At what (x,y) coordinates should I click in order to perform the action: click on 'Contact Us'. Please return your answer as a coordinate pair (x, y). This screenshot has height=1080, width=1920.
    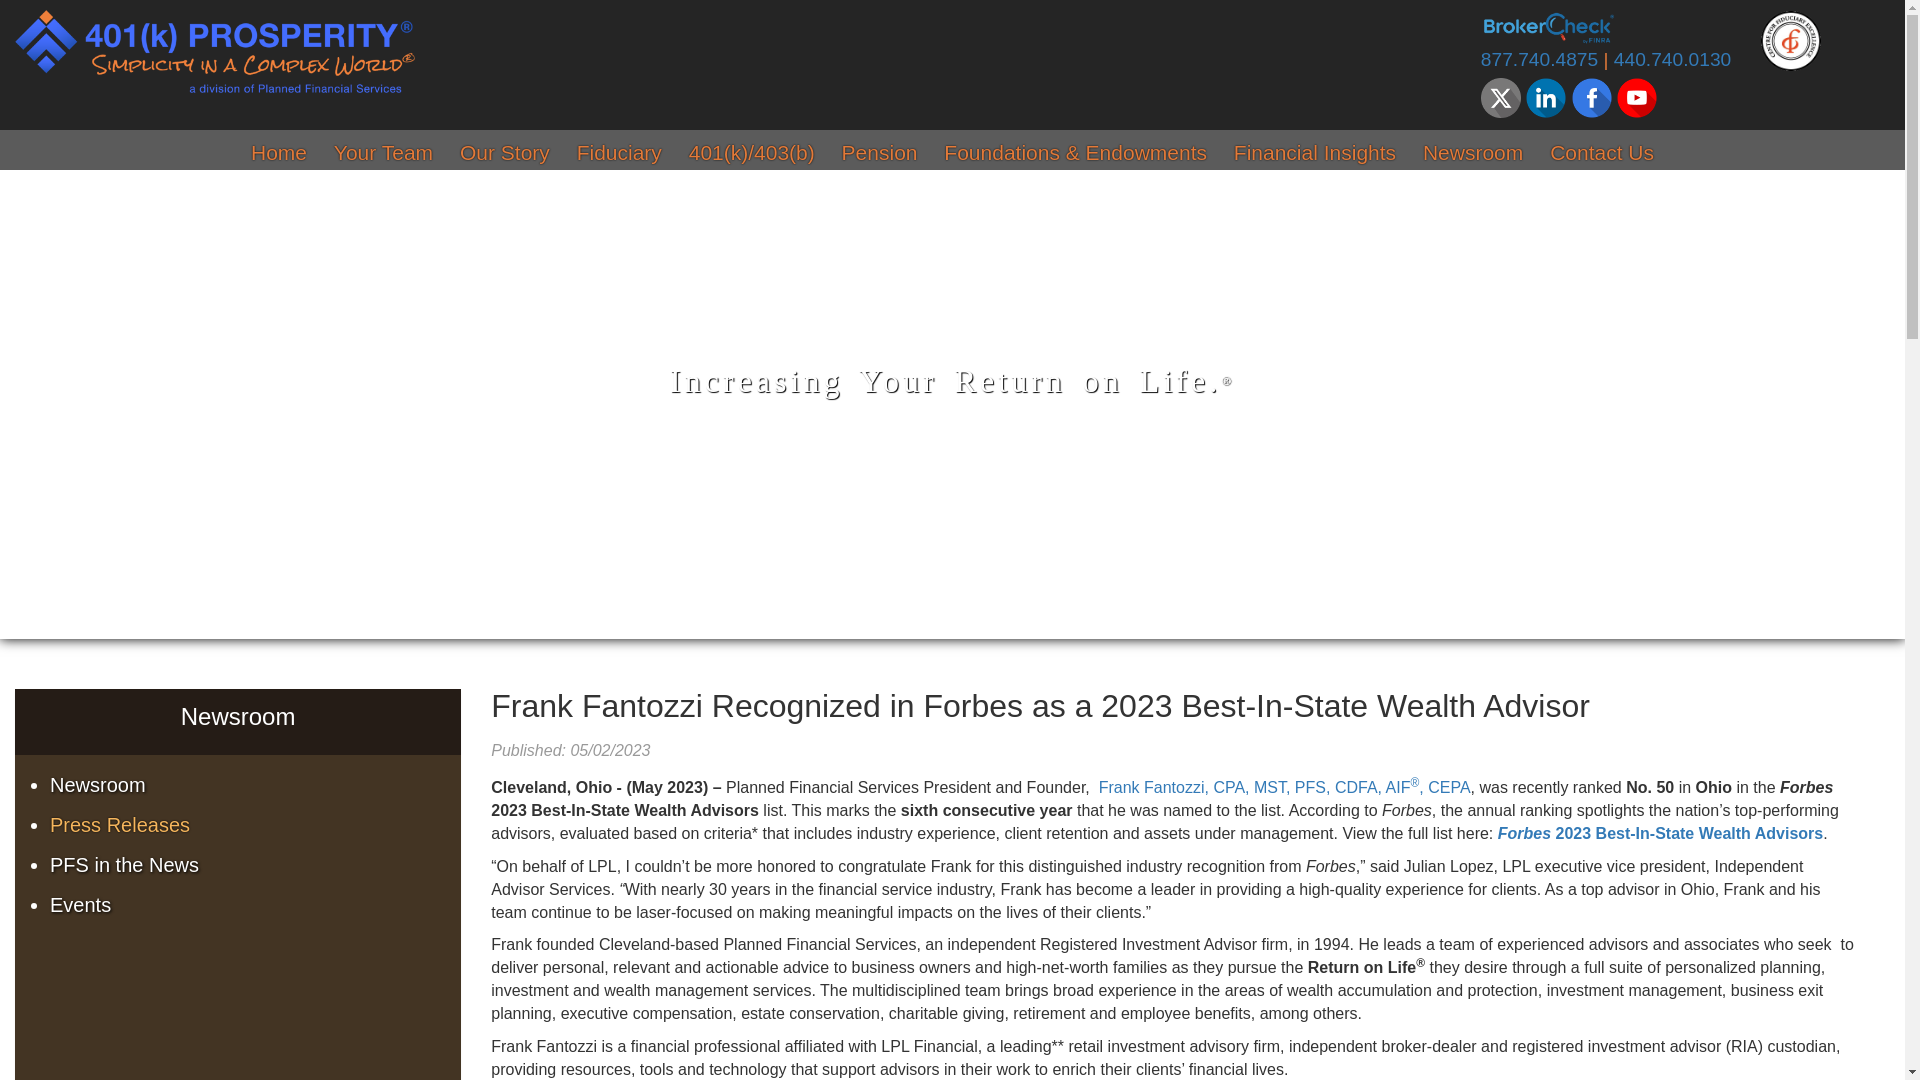
    Looking at the image, I should click on (1602, 154).